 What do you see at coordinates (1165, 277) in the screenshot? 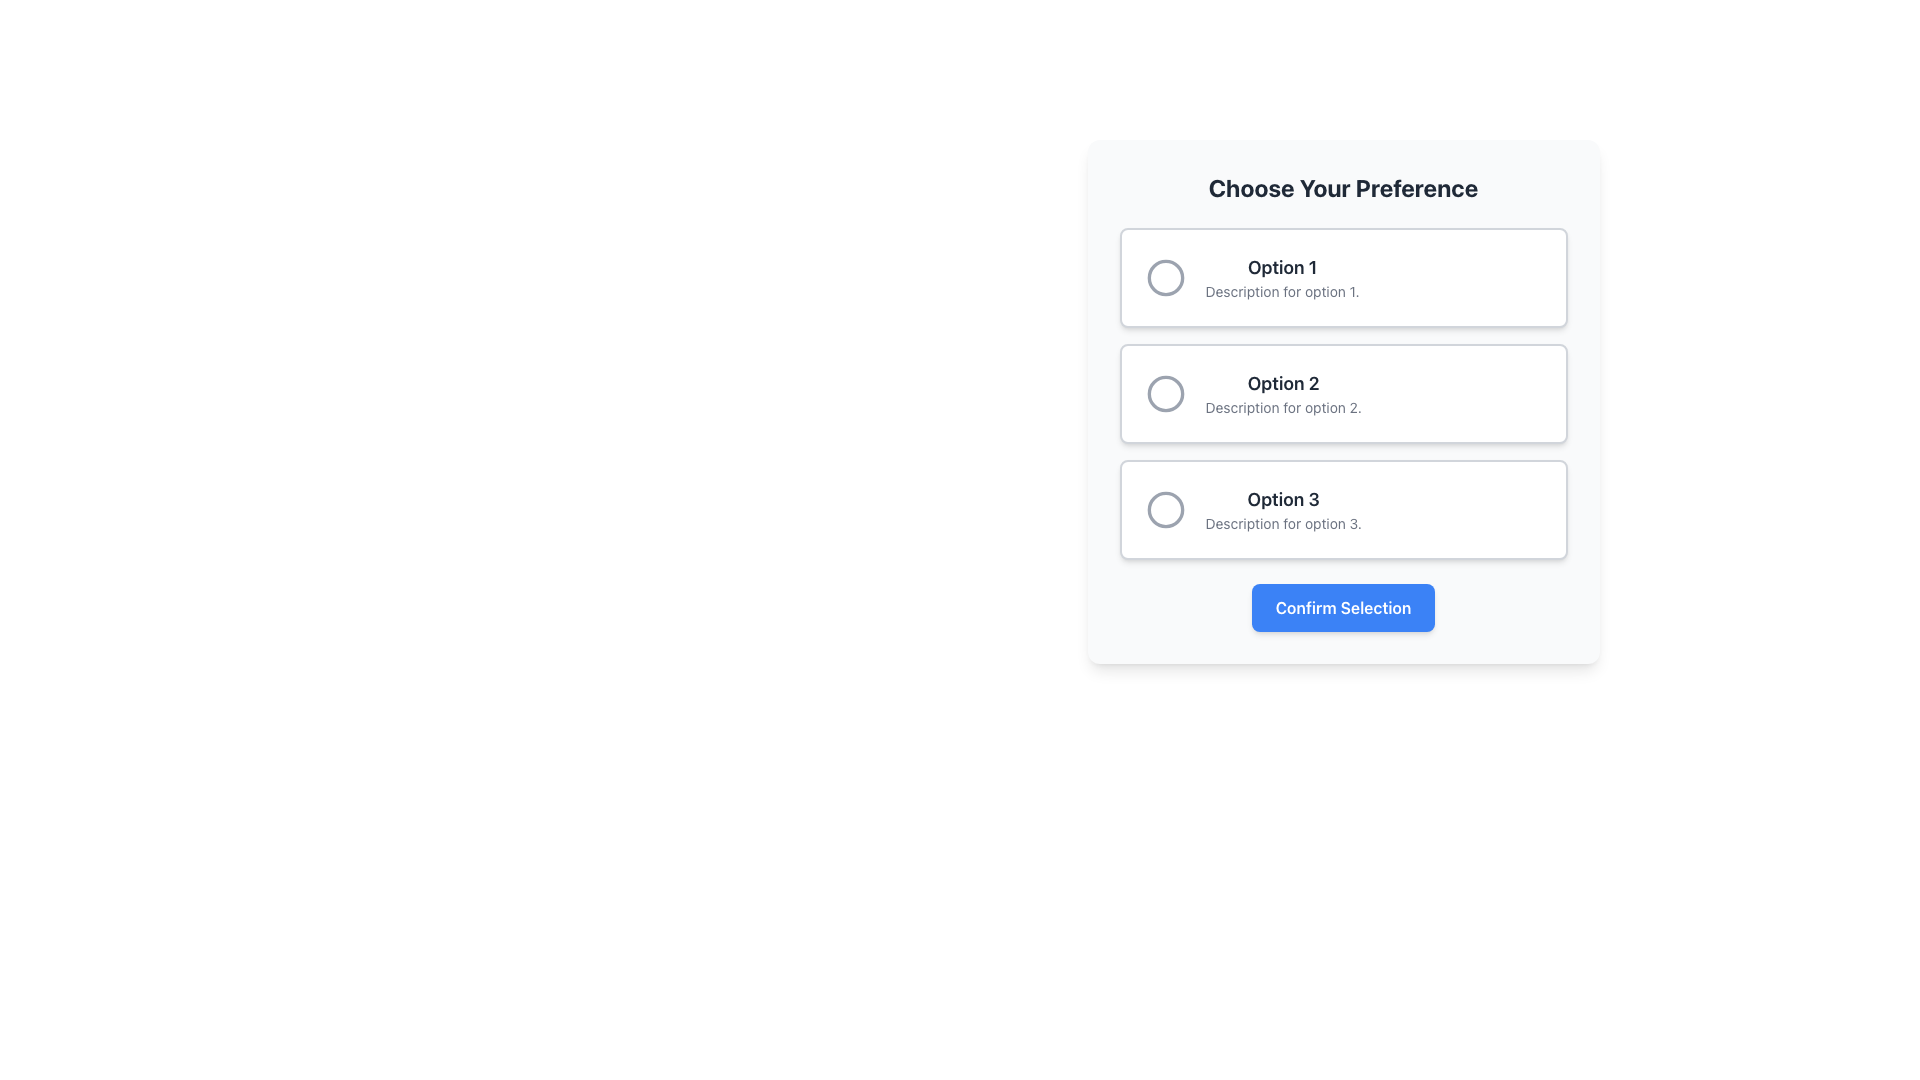
I see `the Radio button indicator for 'Option 1' under the heading 'Choose Your Preference'` at bounding box center [1165, 277].